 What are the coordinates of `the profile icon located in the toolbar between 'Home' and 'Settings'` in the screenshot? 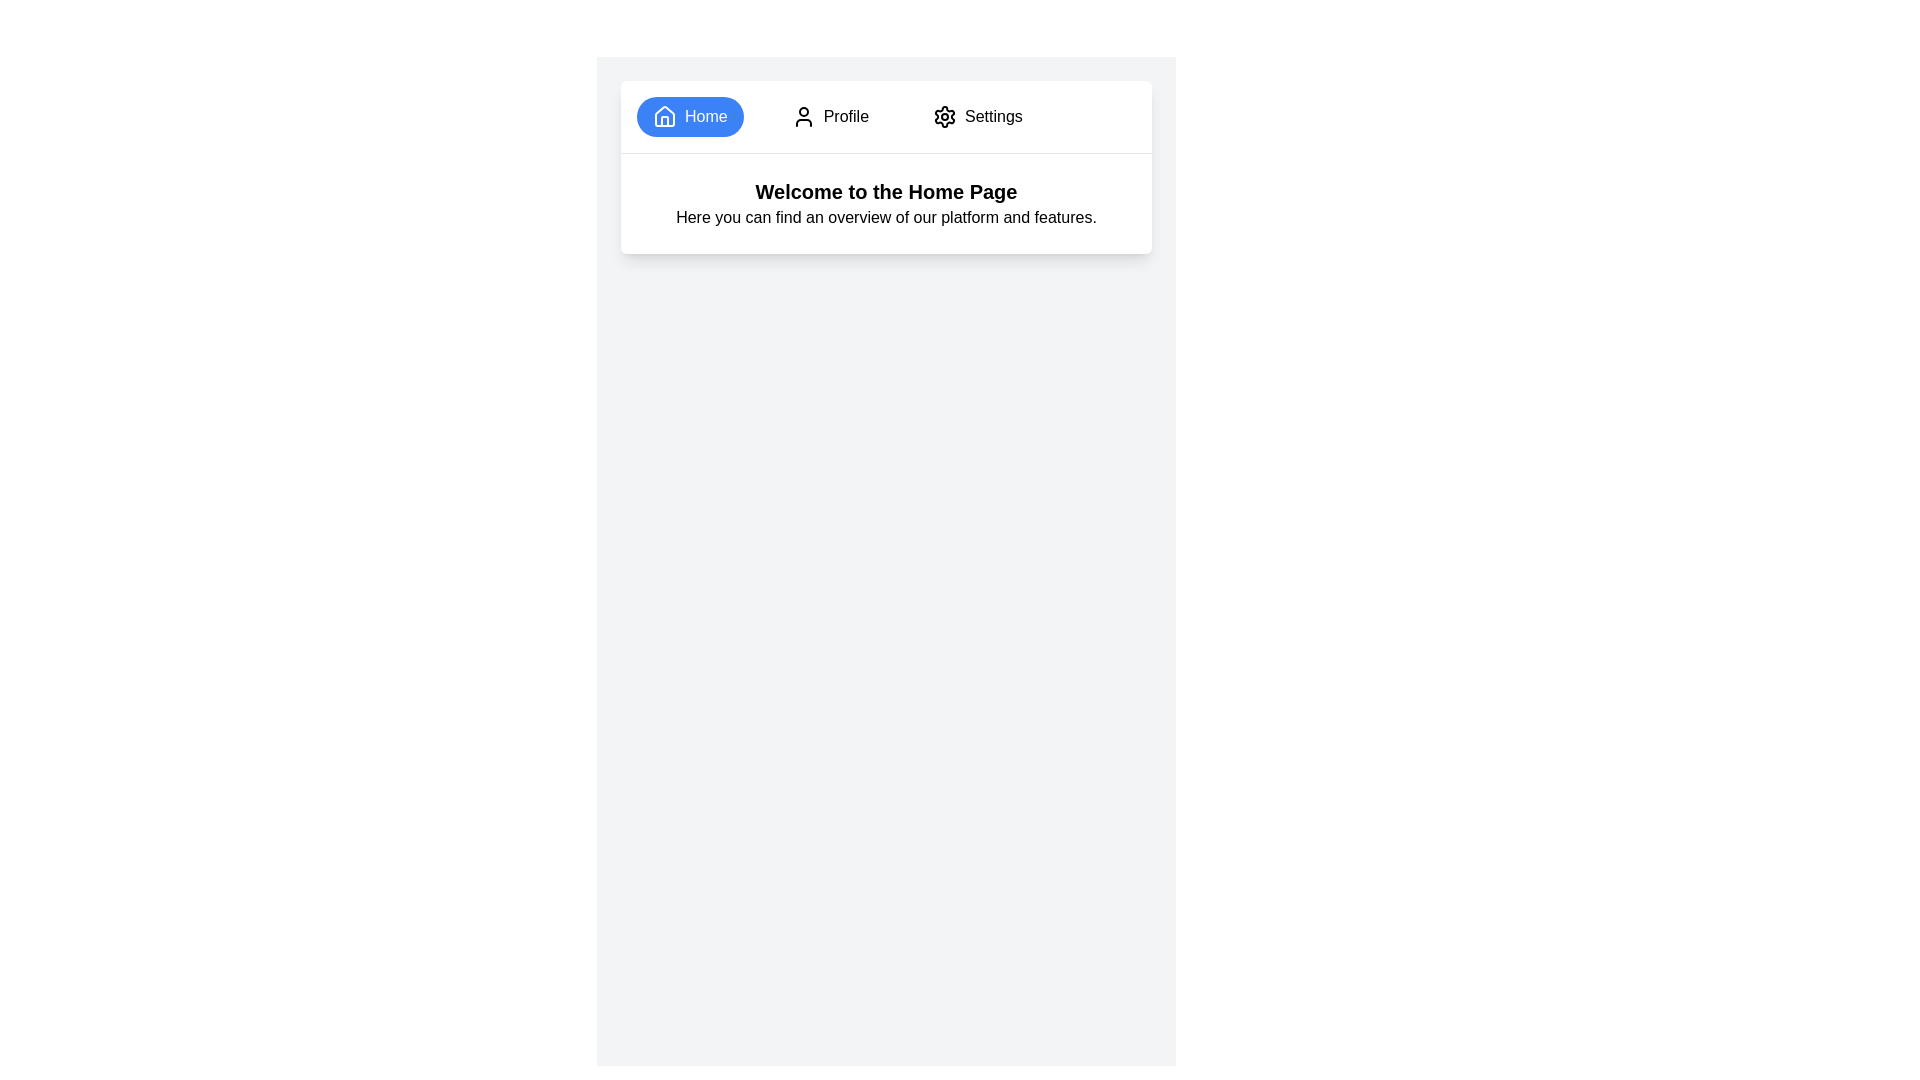 It's located at (803, 116).